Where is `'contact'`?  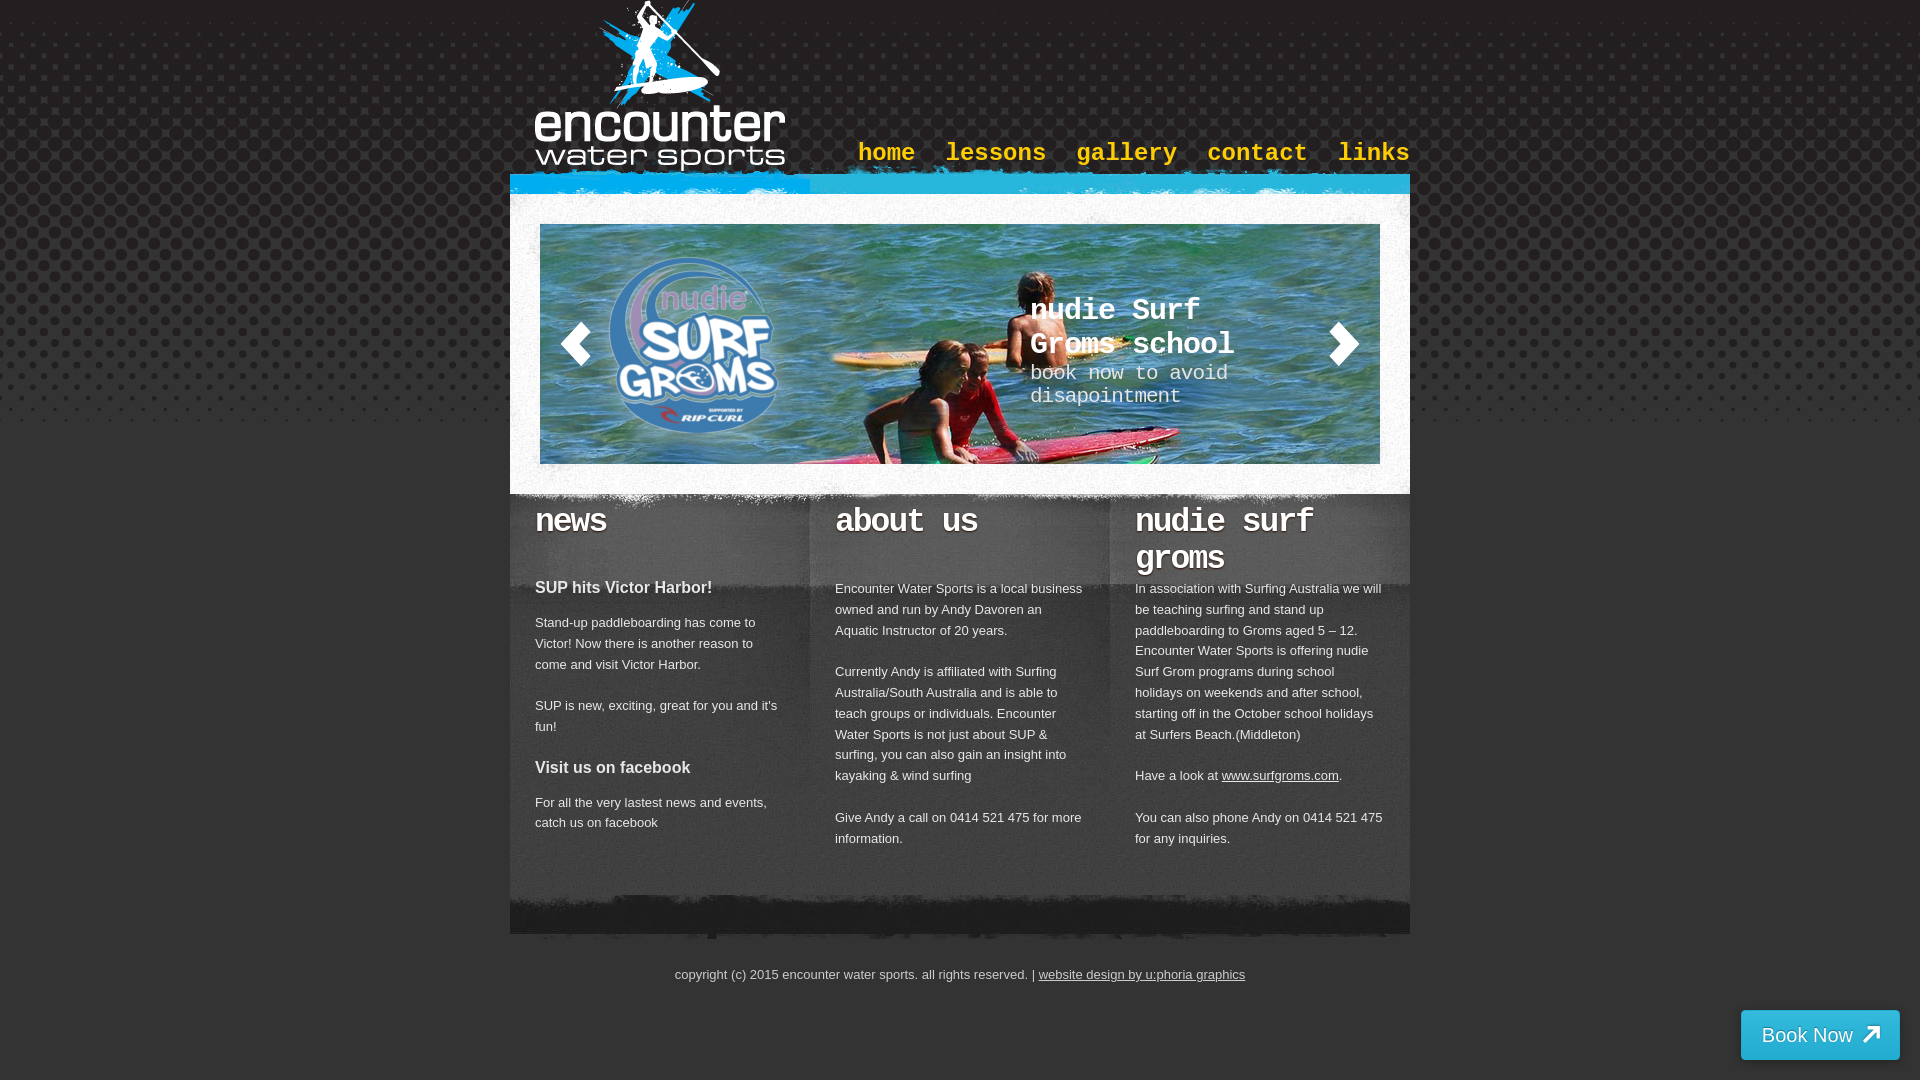 'contact' is located at coordinates (1256, 152).